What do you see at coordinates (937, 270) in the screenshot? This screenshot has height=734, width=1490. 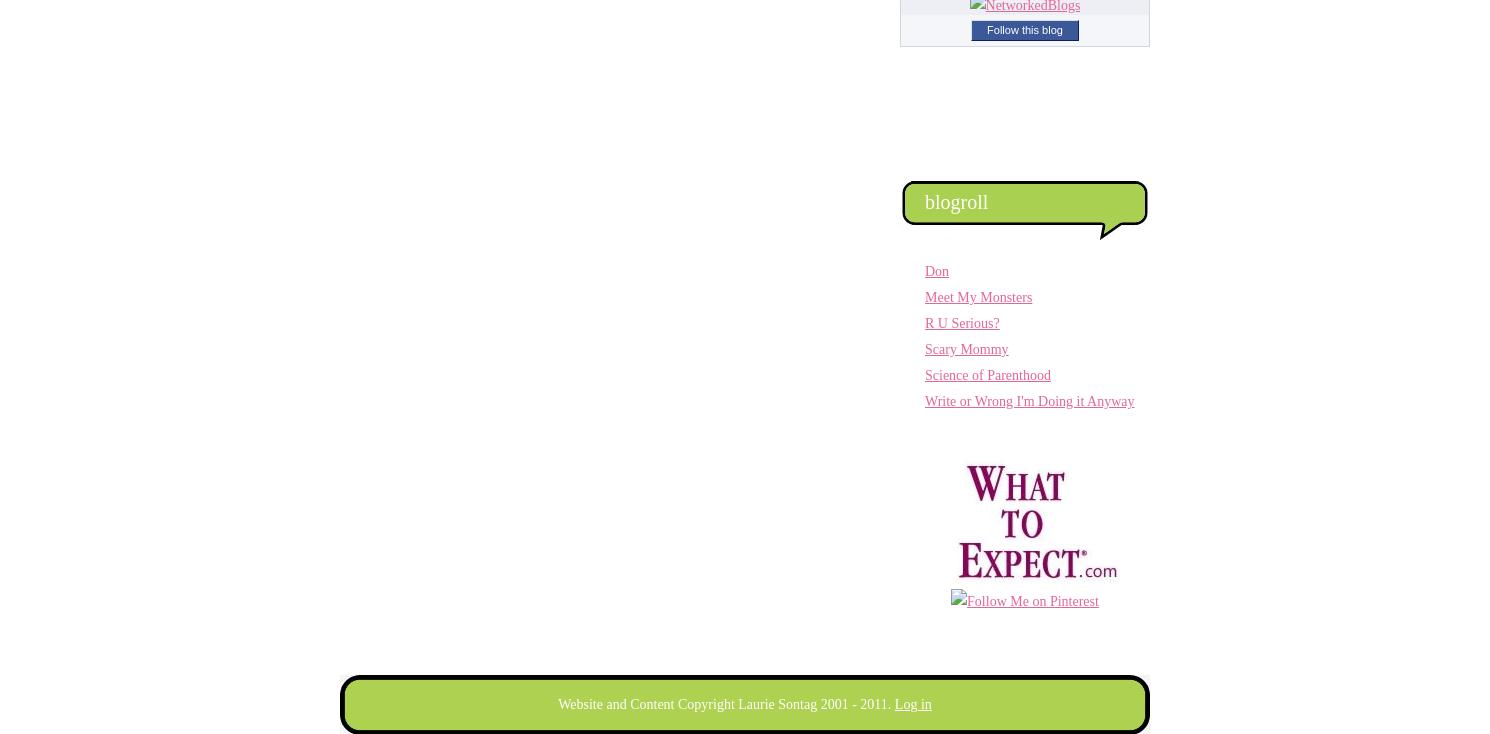 I see `'Don'` at bounding box center [937, 270].